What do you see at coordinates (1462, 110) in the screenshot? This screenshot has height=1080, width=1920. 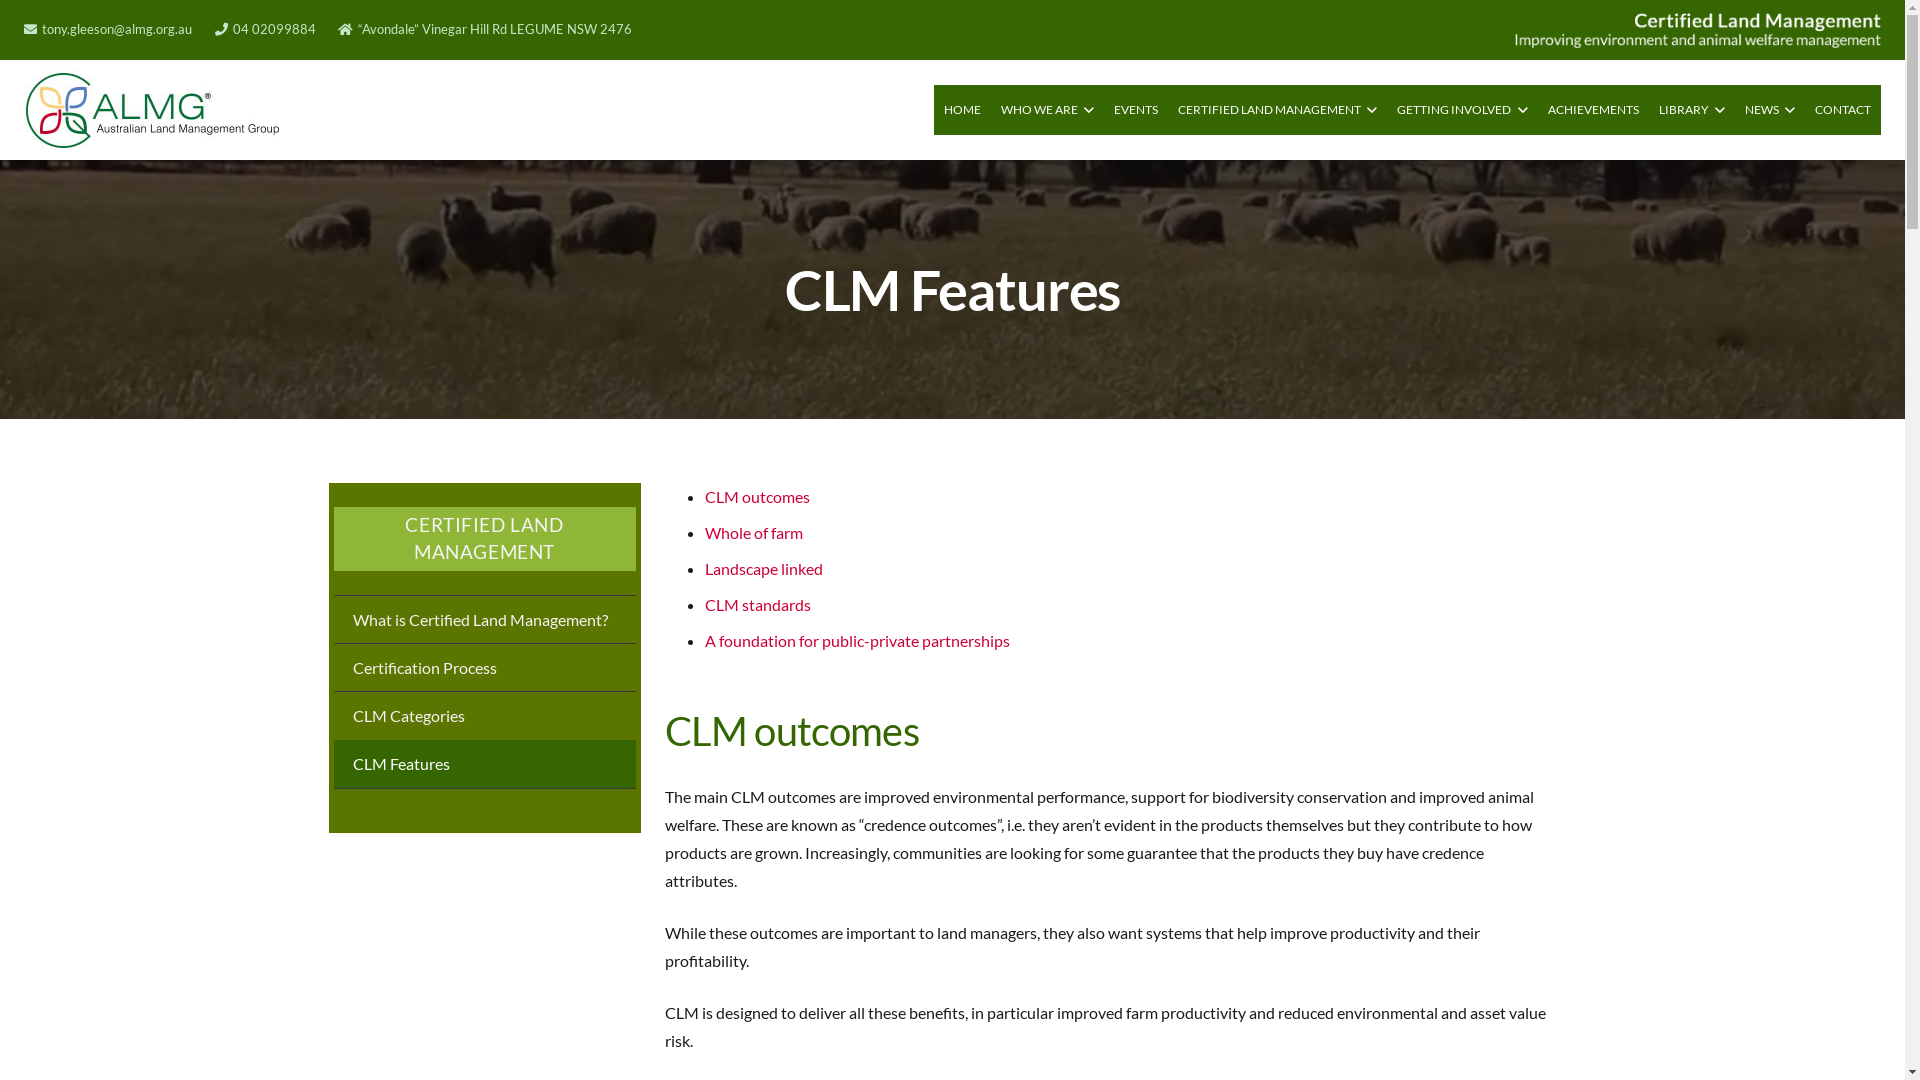 I see `'GETTING INVOLVED'` at bounding box center [1462, 110].